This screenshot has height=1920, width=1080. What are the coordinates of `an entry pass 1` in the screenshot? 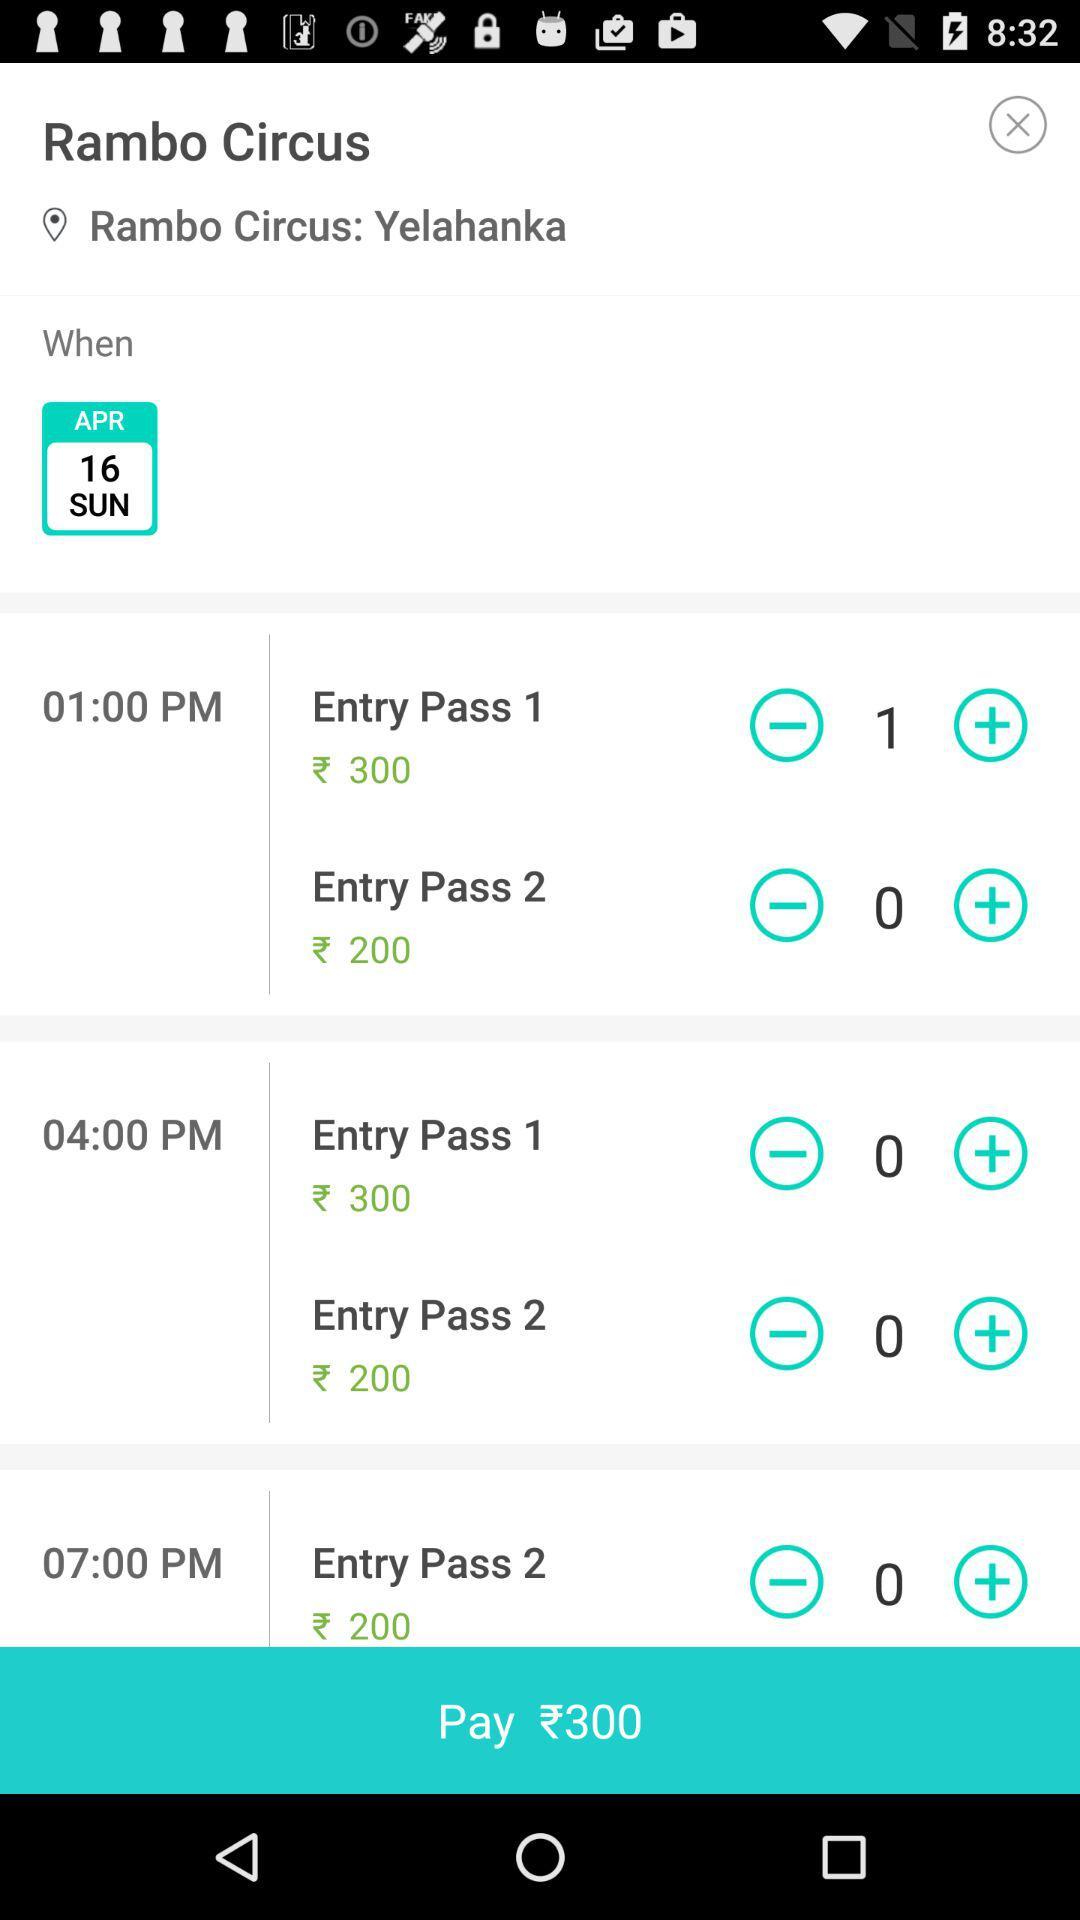 It's located at (990, 724).